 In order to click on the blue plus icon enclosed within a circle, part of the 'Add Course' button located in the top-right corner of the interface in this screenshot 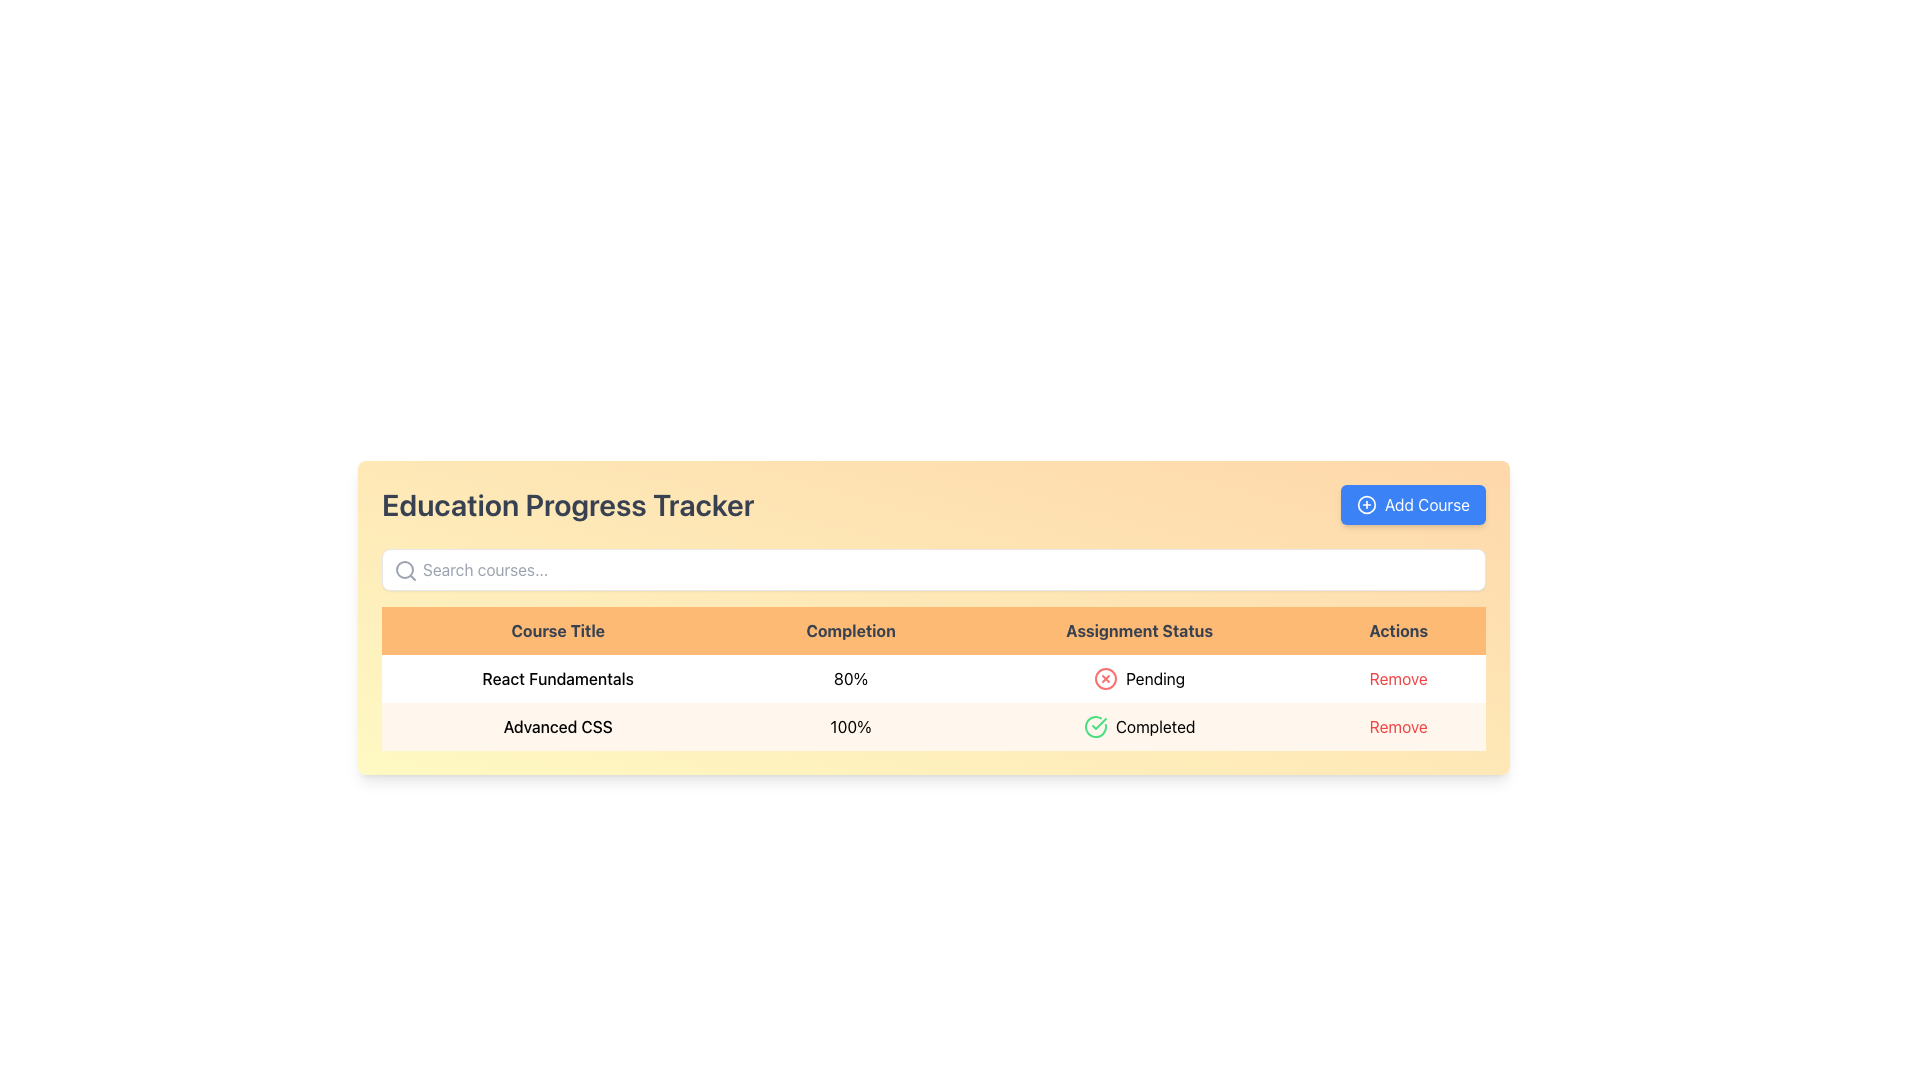, I will do `click(1365, 504)`.